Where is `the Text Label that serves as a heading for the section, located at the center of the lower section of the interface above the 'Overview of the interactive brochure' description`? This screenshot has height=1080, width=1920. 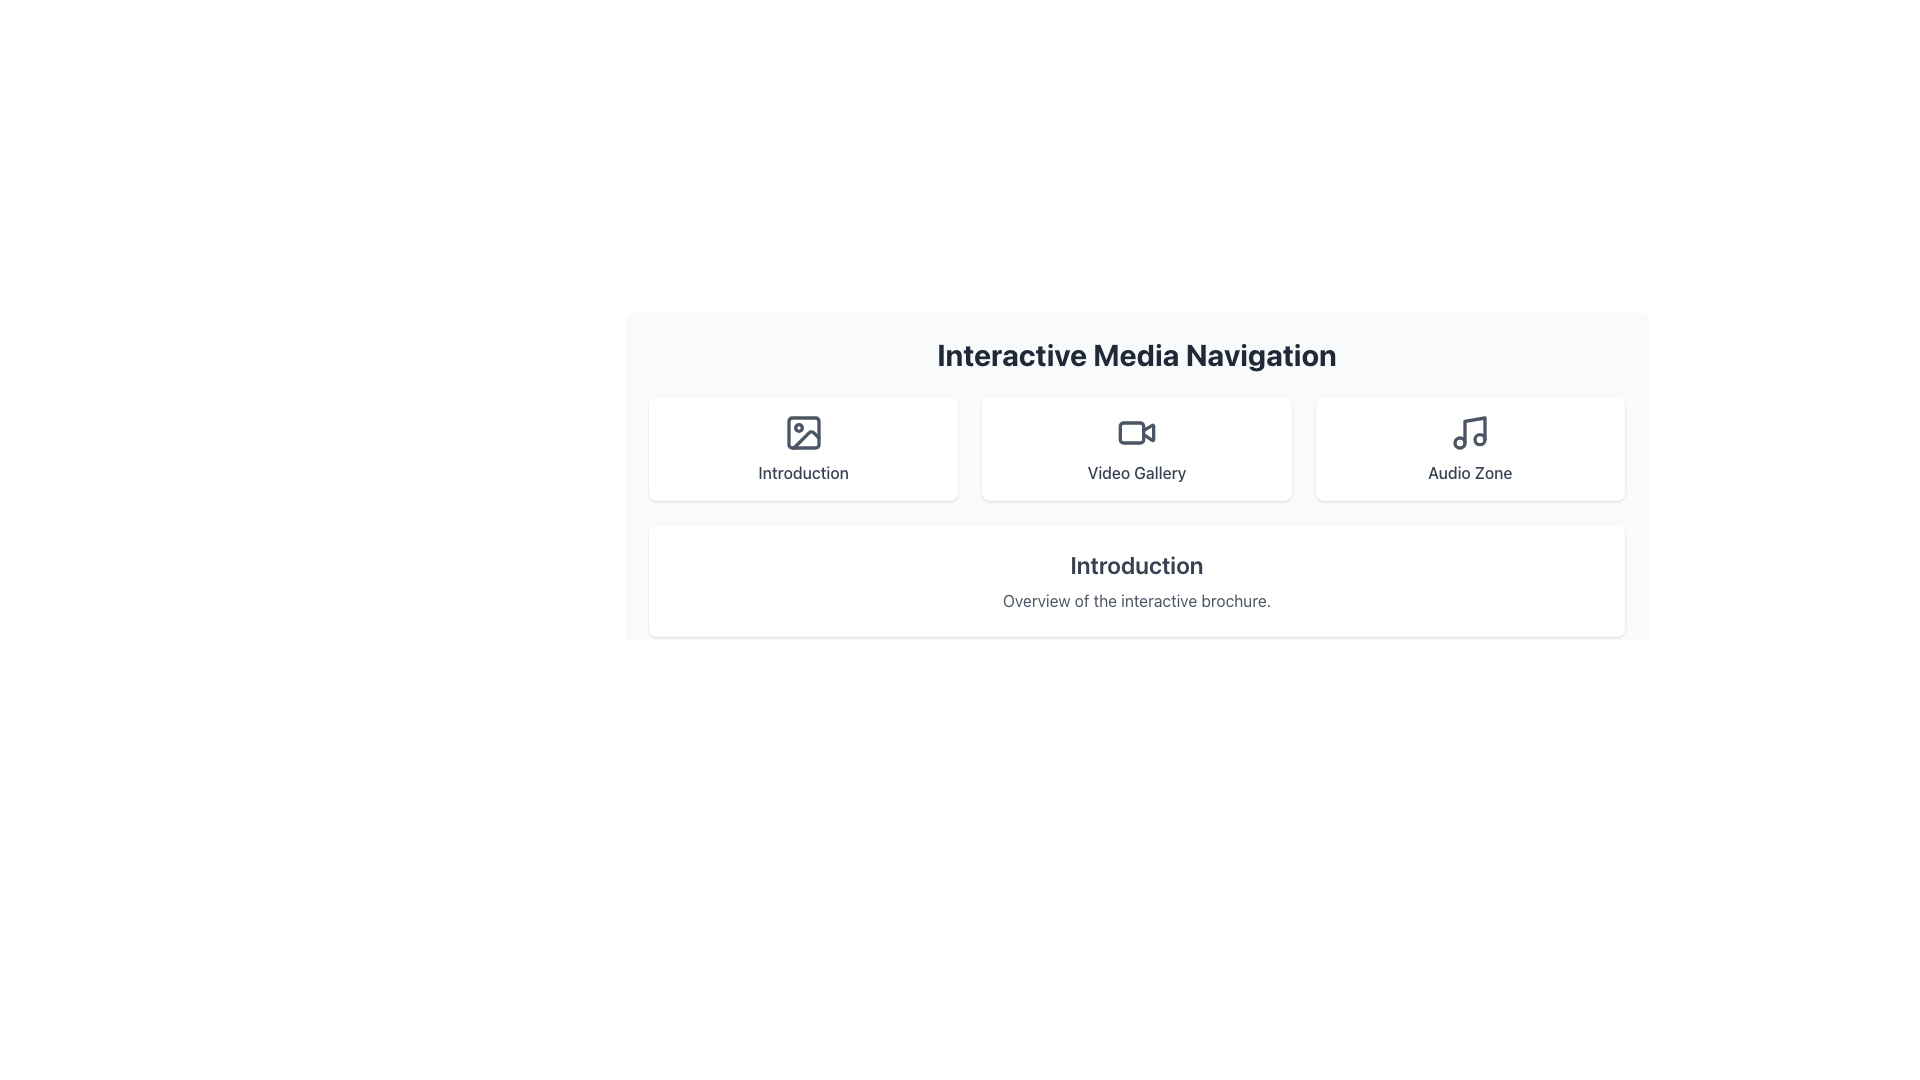
the Text Label that serves as a heading for the section, located at the center of the lower section of the interface above the 'Overview of the interactive brochure' description is located at coordinates (1137, 564).